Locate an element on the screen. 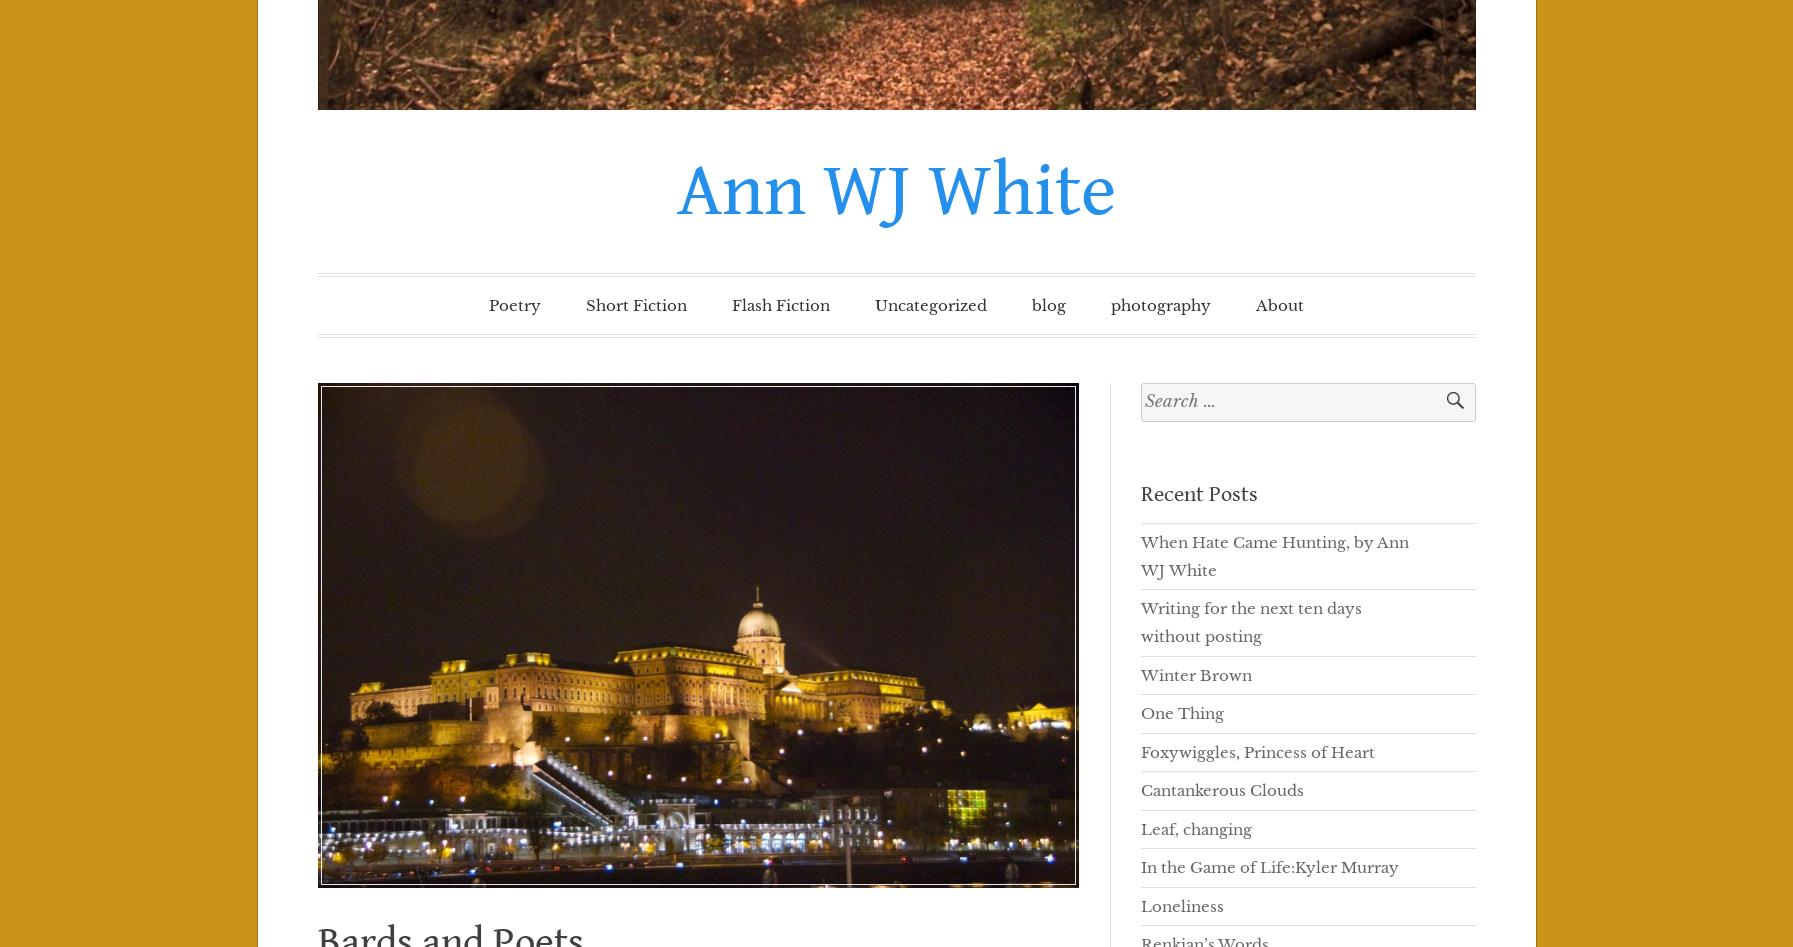  'About' is located at coordinates (1280, 304).